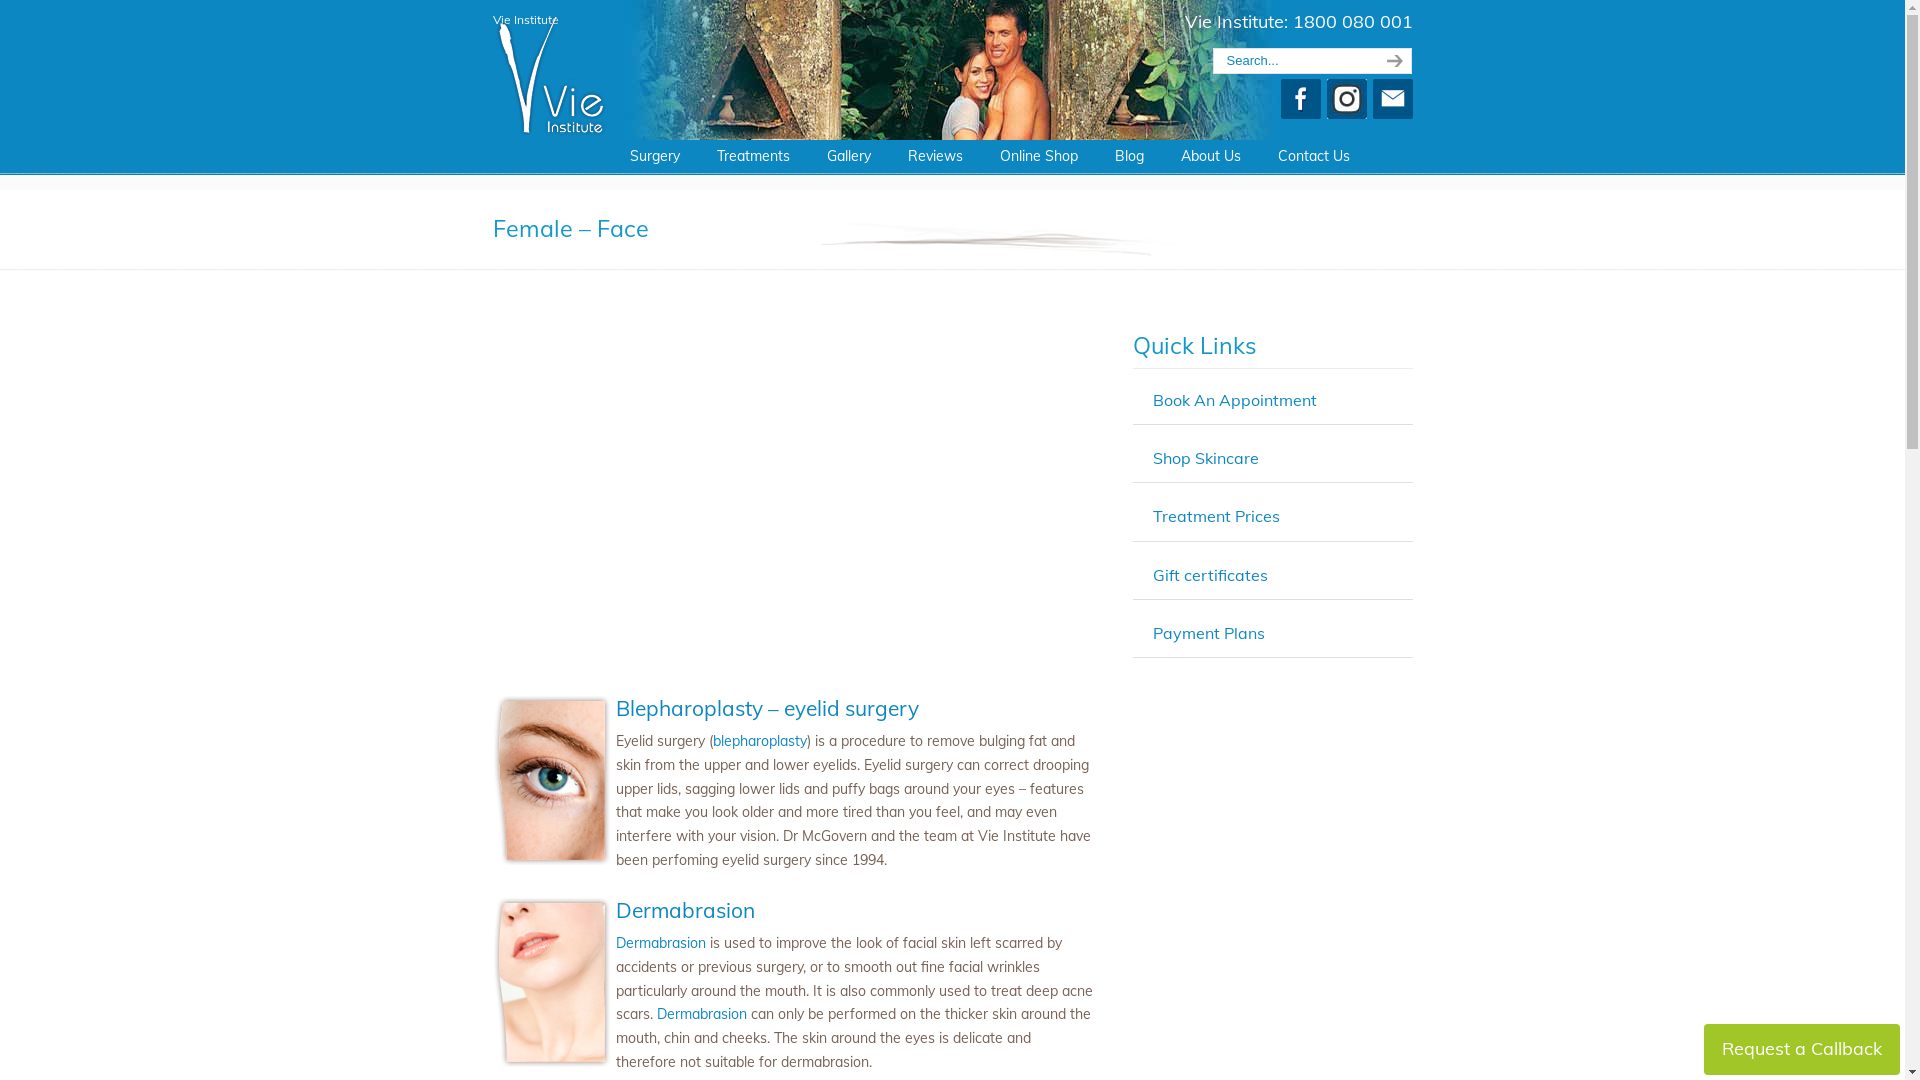 This screenshot has width=1920, height=1080. I want to click on 'Treatments', so click(751, 154).